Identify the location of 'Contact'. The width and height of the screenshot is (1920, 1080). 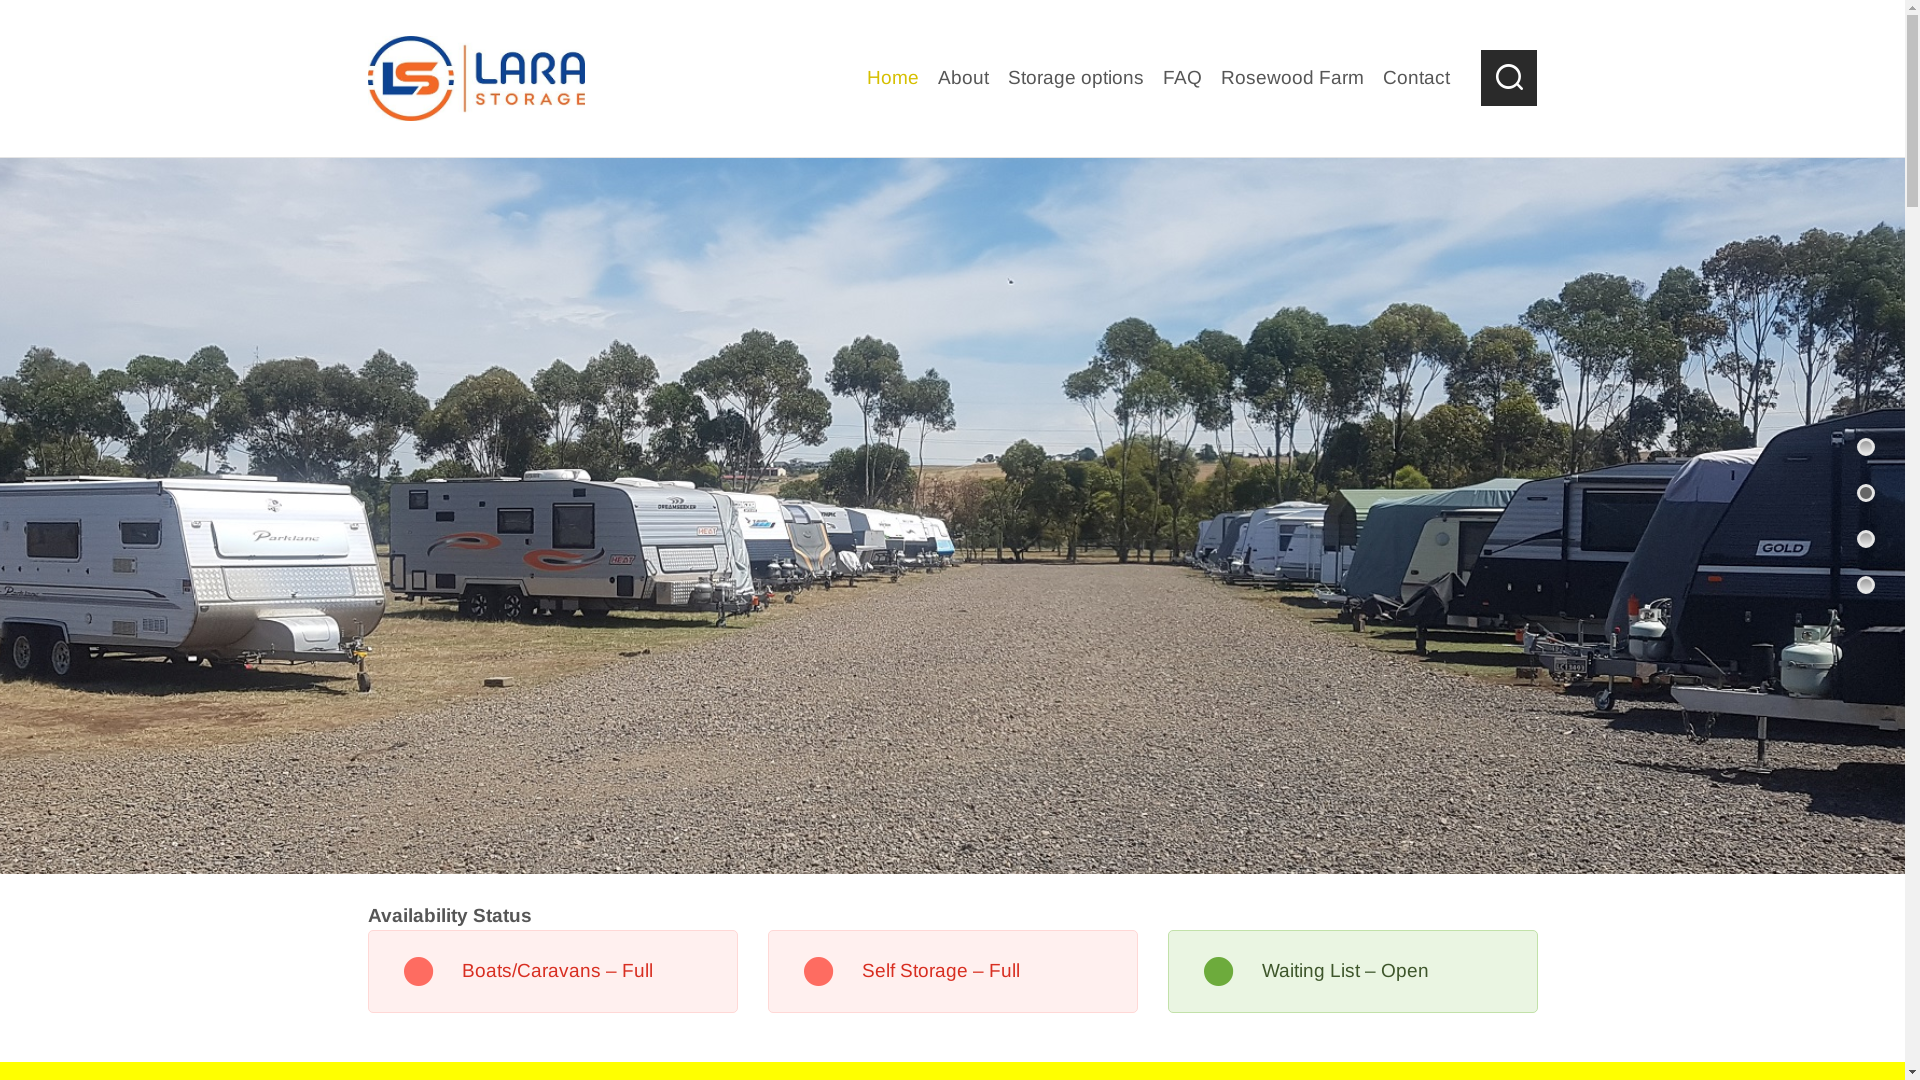
(1415, 77).